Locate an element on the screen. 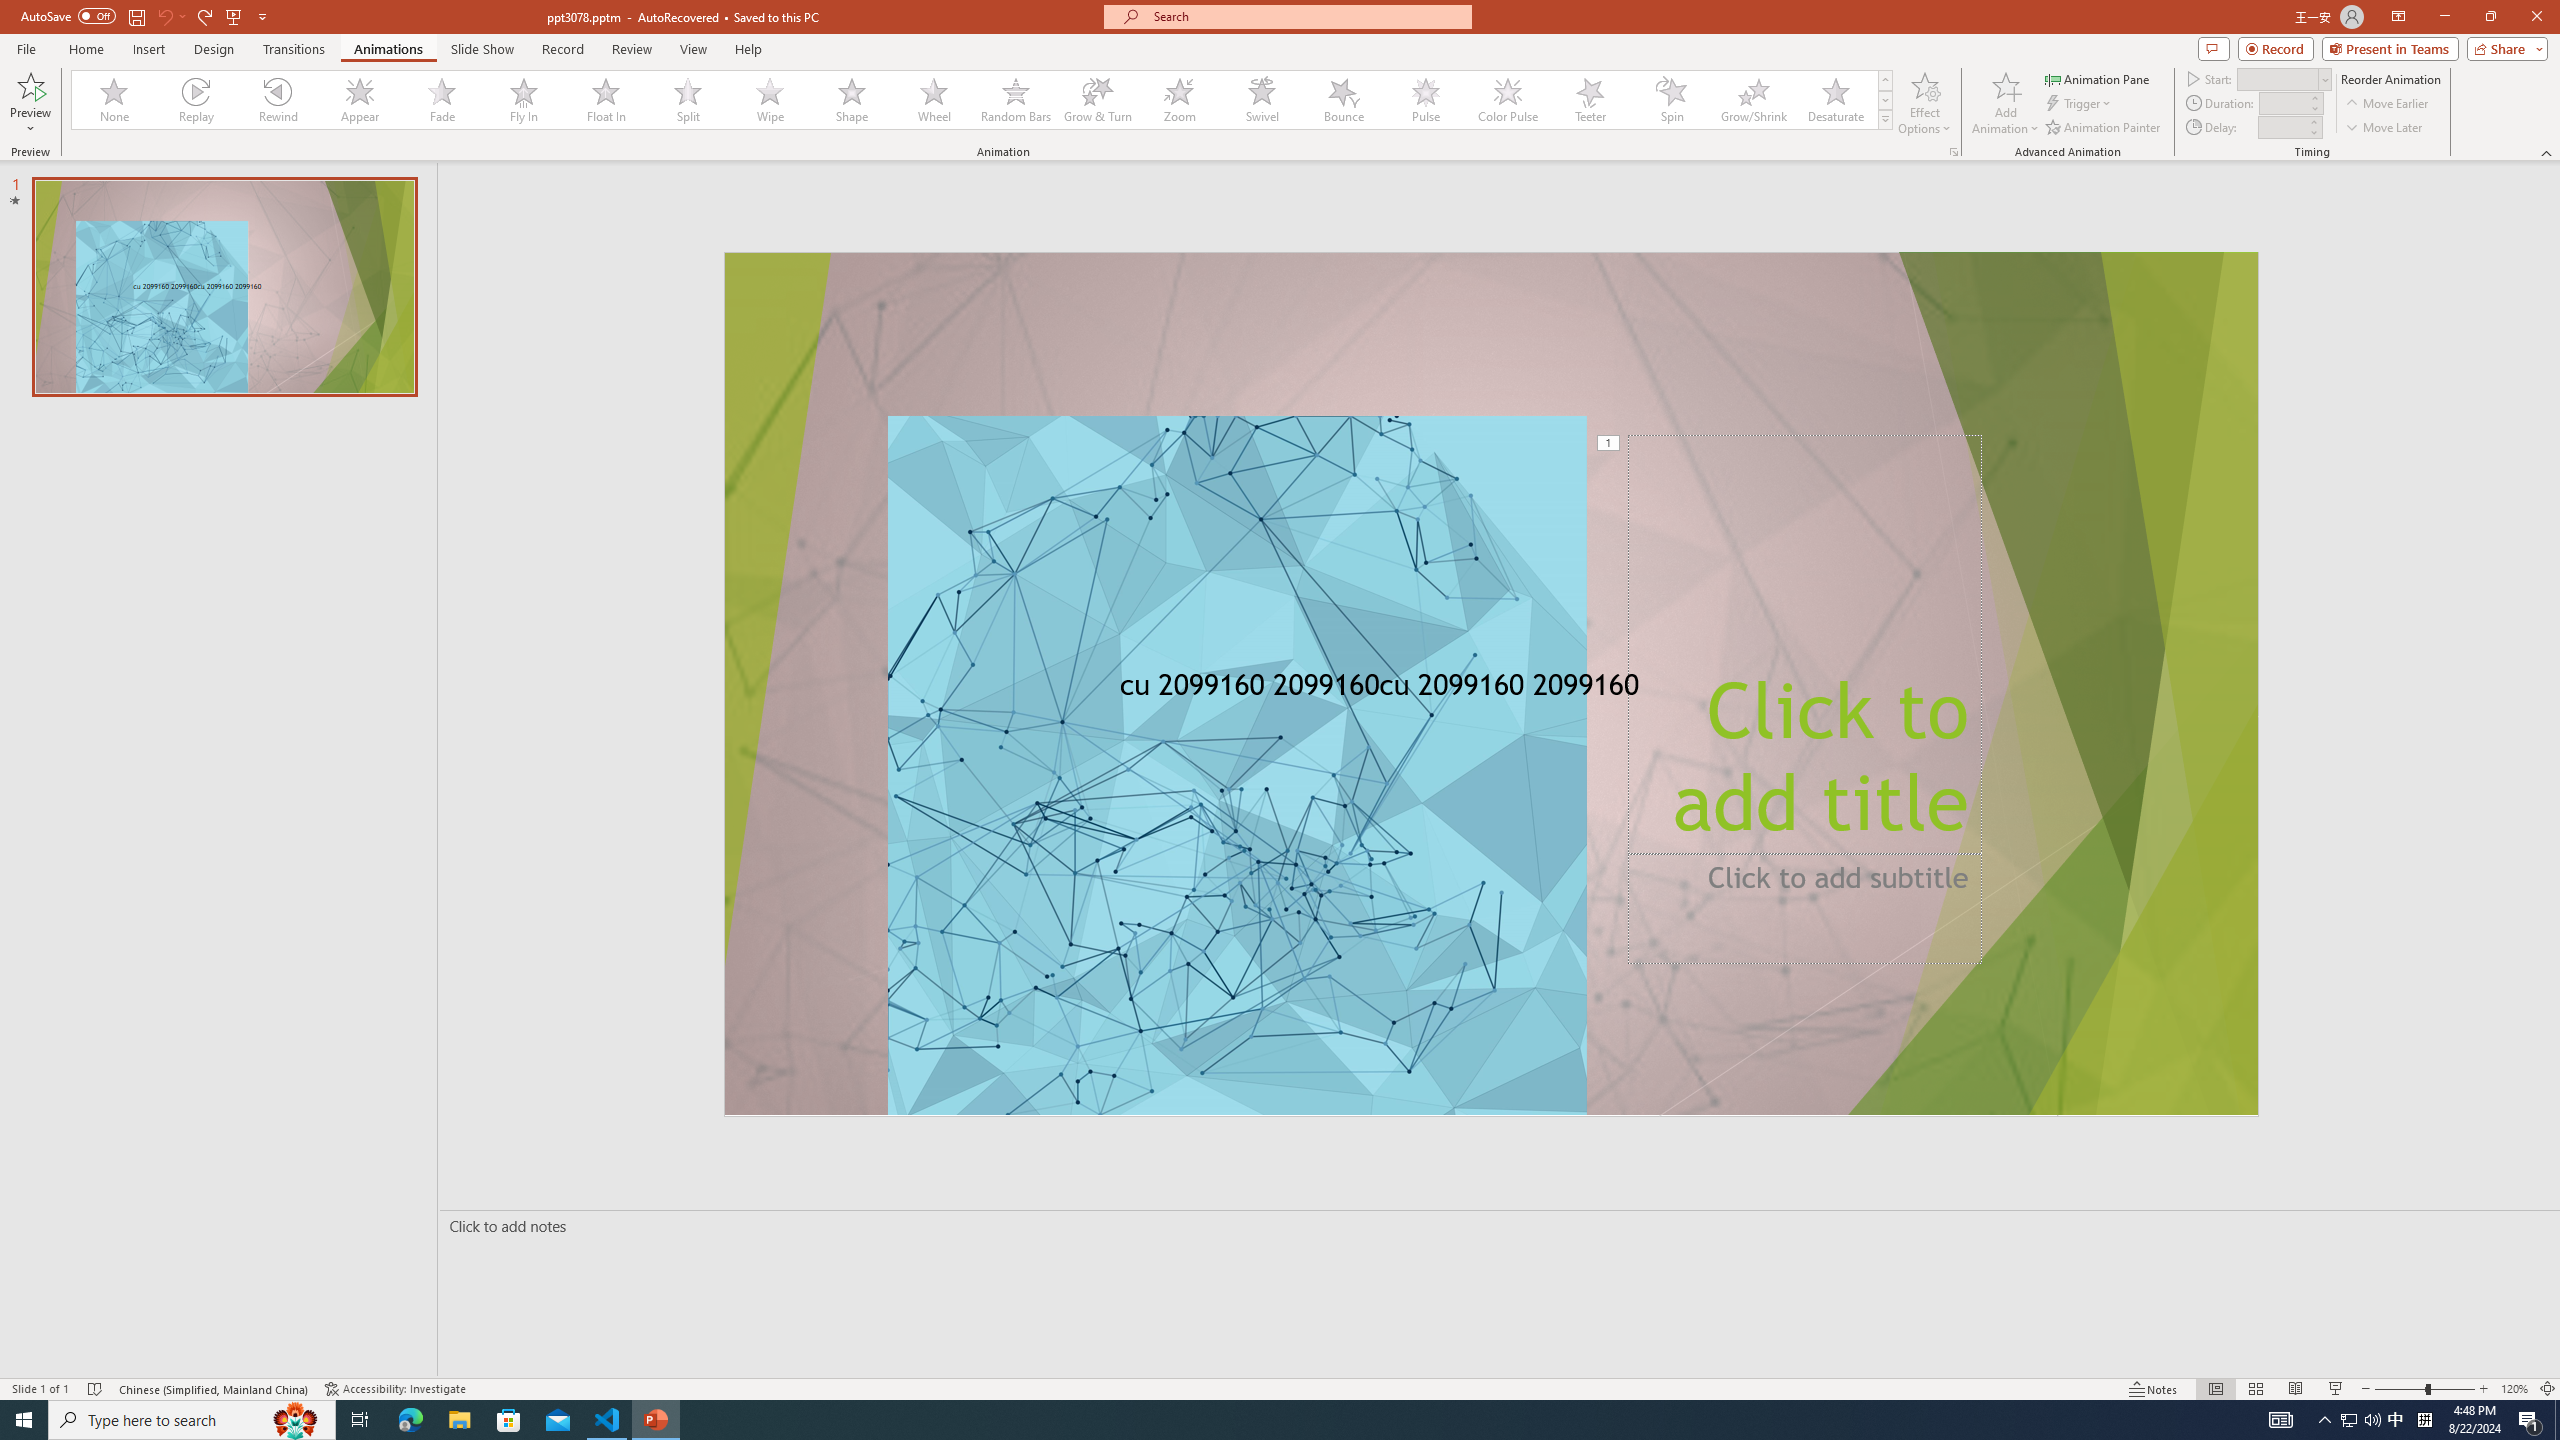 The height and width of the screenshot is (1440, 2560). 'Animation Delay' is located at coordinates (2279, 126).